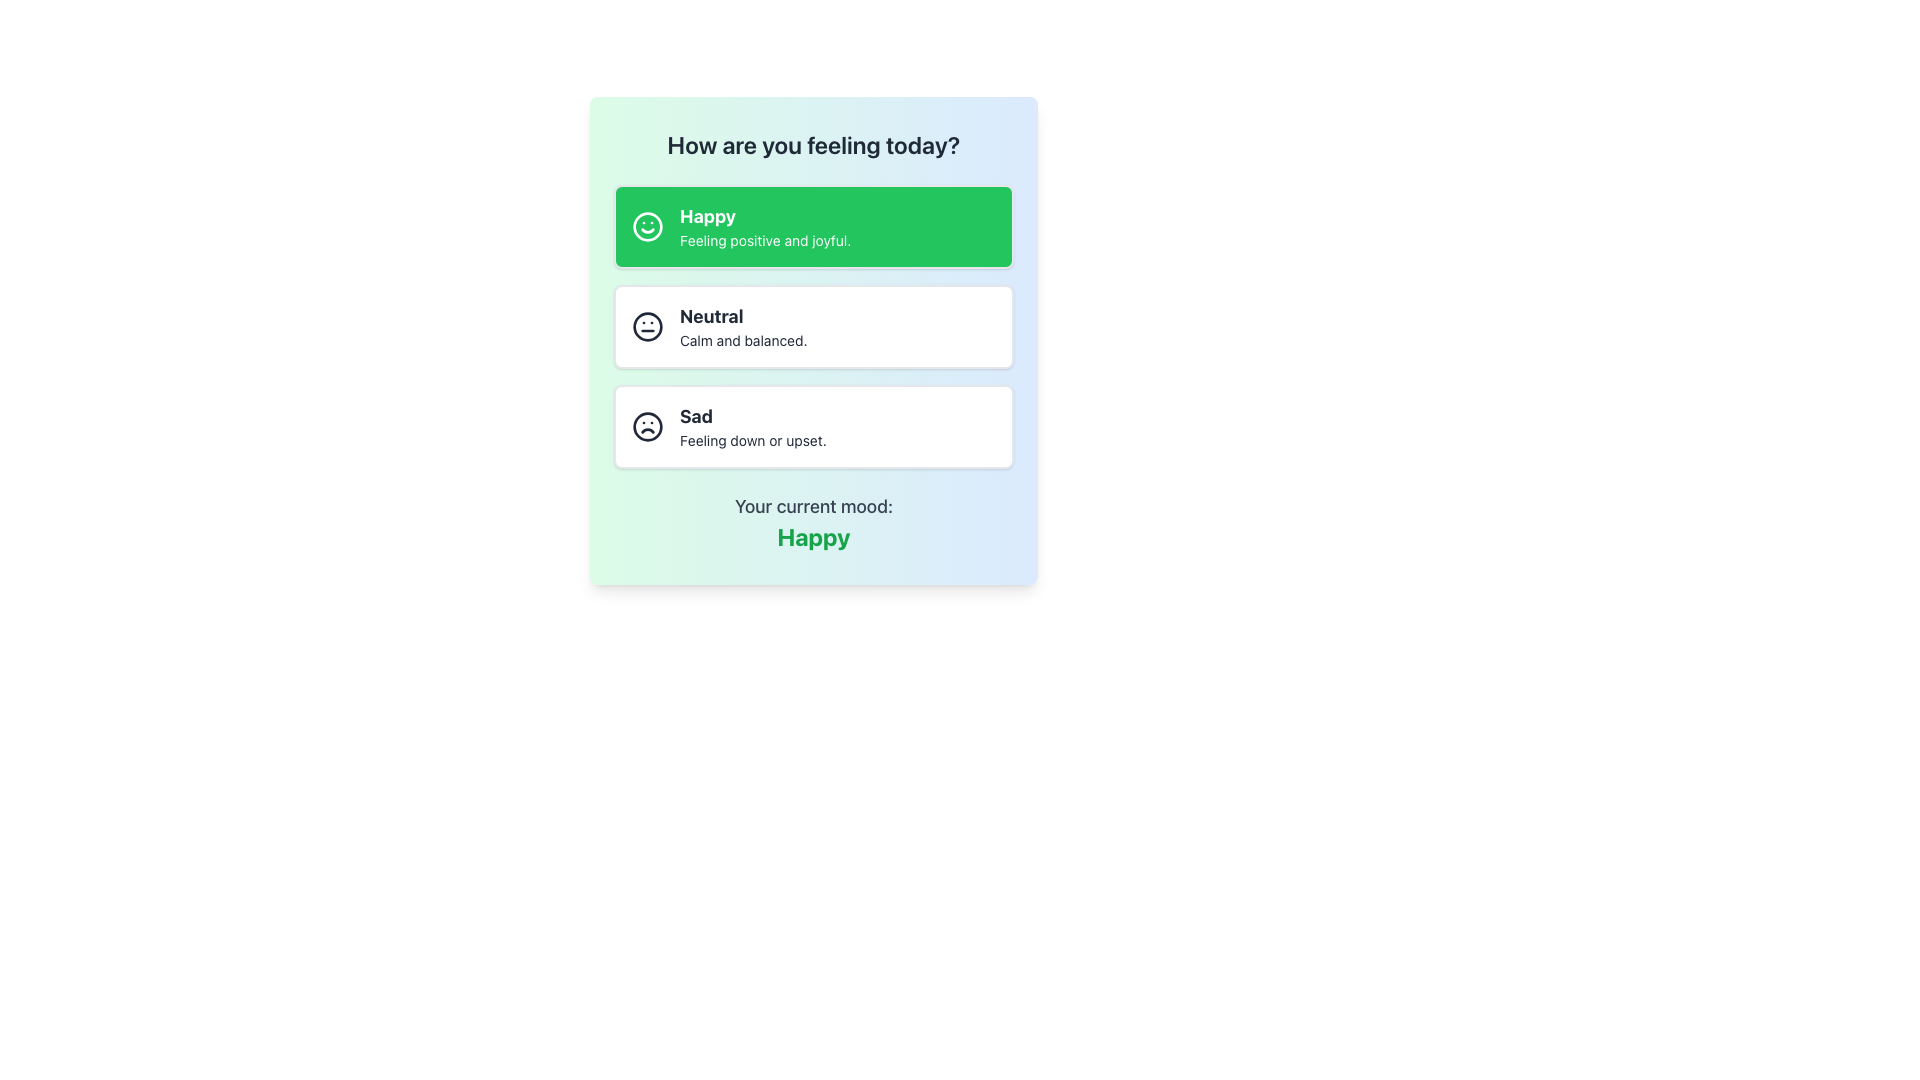 The image size is (1920, 1080). Describe the element at coordinates (648, 426) in the screenshot. I see `the circular 'Sad' icon, which visually represents the mood option for sadness, located to the left of the word 'Sad' and below the 'Neutral' option` at that location.